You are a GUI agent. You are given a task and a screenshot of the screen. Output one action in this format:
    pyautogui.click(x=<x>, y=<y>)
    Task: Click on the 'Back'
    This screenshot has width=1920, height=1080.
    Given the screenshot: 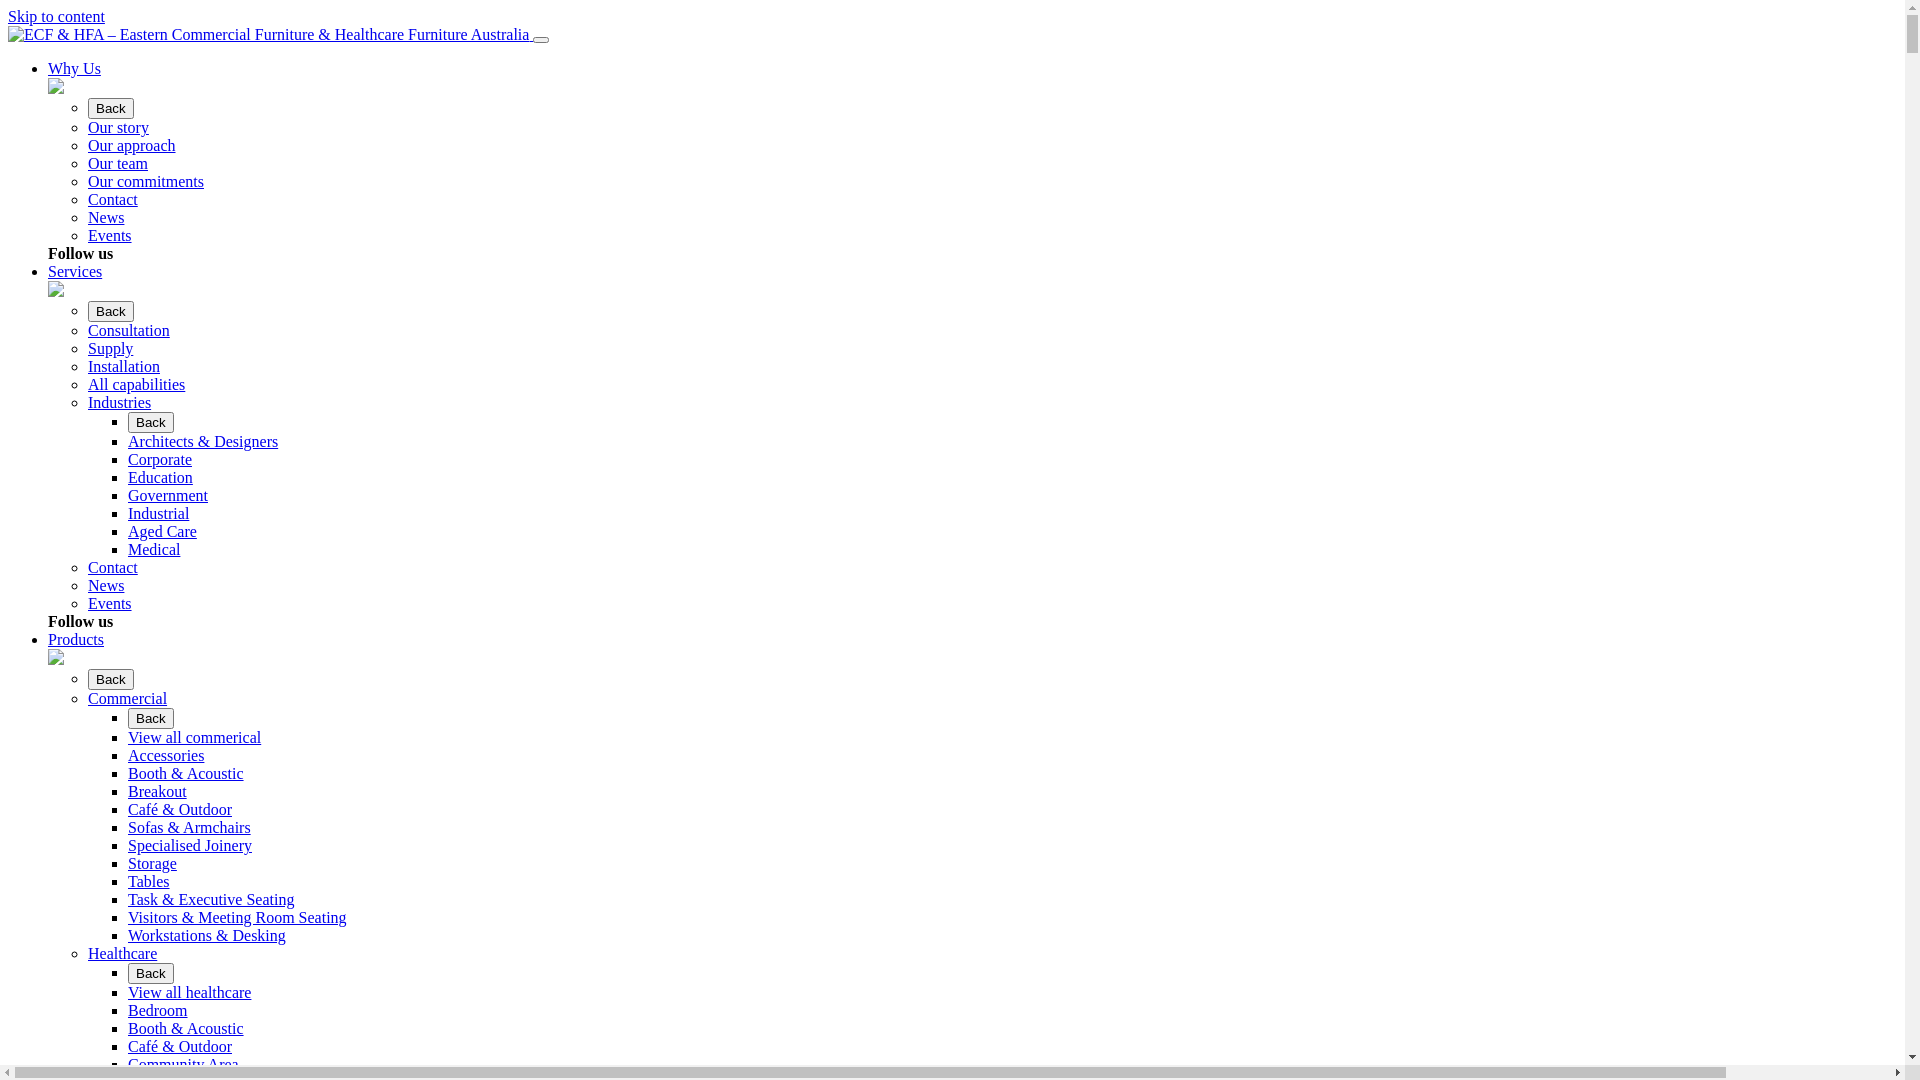 What is the action you would take?
    pyautogui.click(x=109, y=678)
    